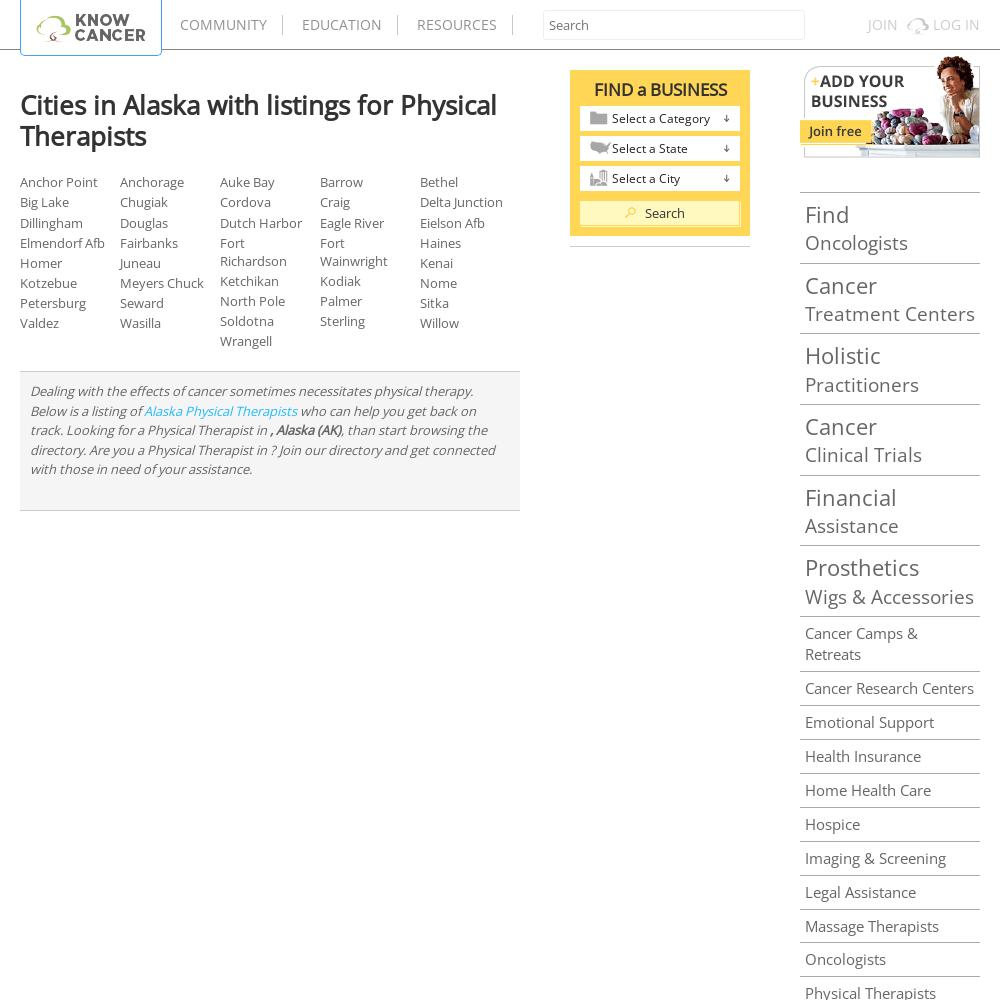 The height and width of the screenshot is (1000, 1000). What do you see at coordinates (439, 241) in the screenshot?
I see `'Haines'` at bounding box center [439, 241].